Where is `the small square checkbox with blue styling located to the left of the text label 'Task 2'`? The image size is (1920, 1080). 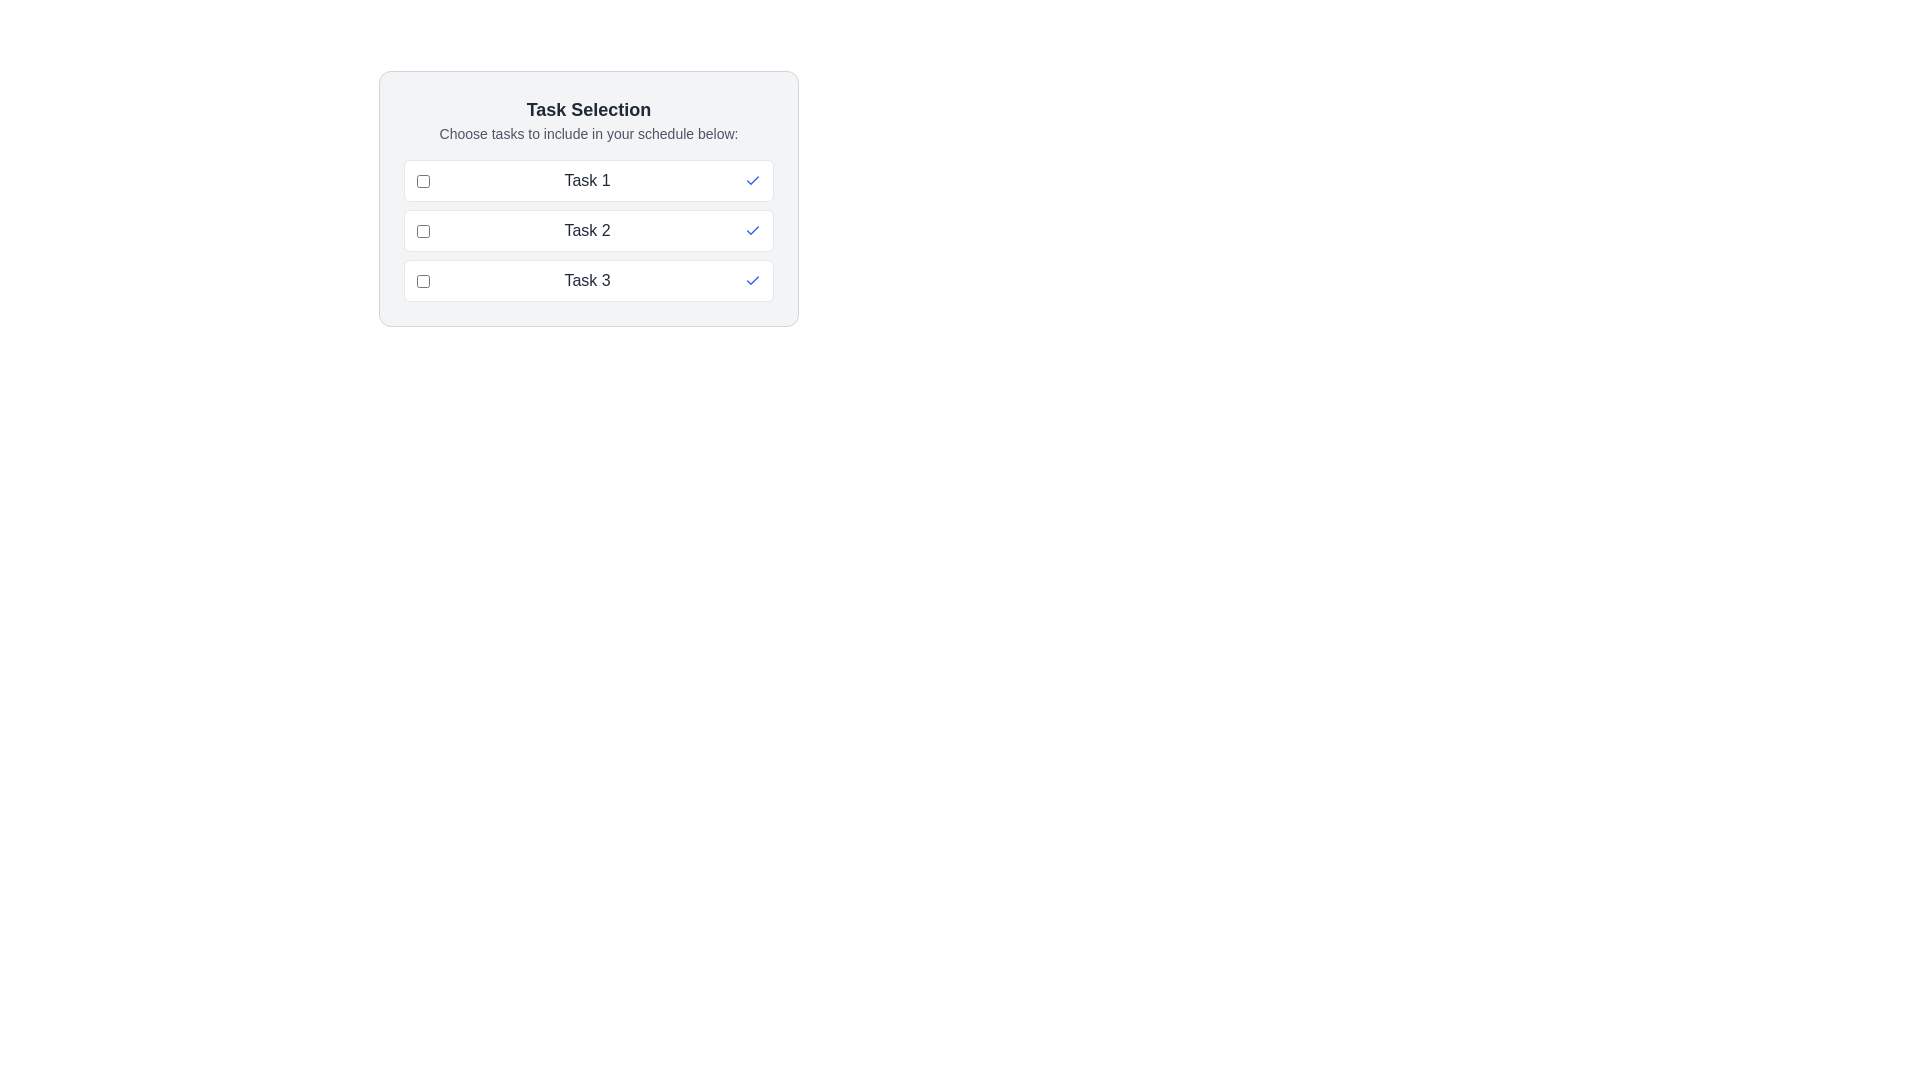 the small square checkbox with blue styling located to the left of the text label 'Task 2' is located at coordinates (422, 230).